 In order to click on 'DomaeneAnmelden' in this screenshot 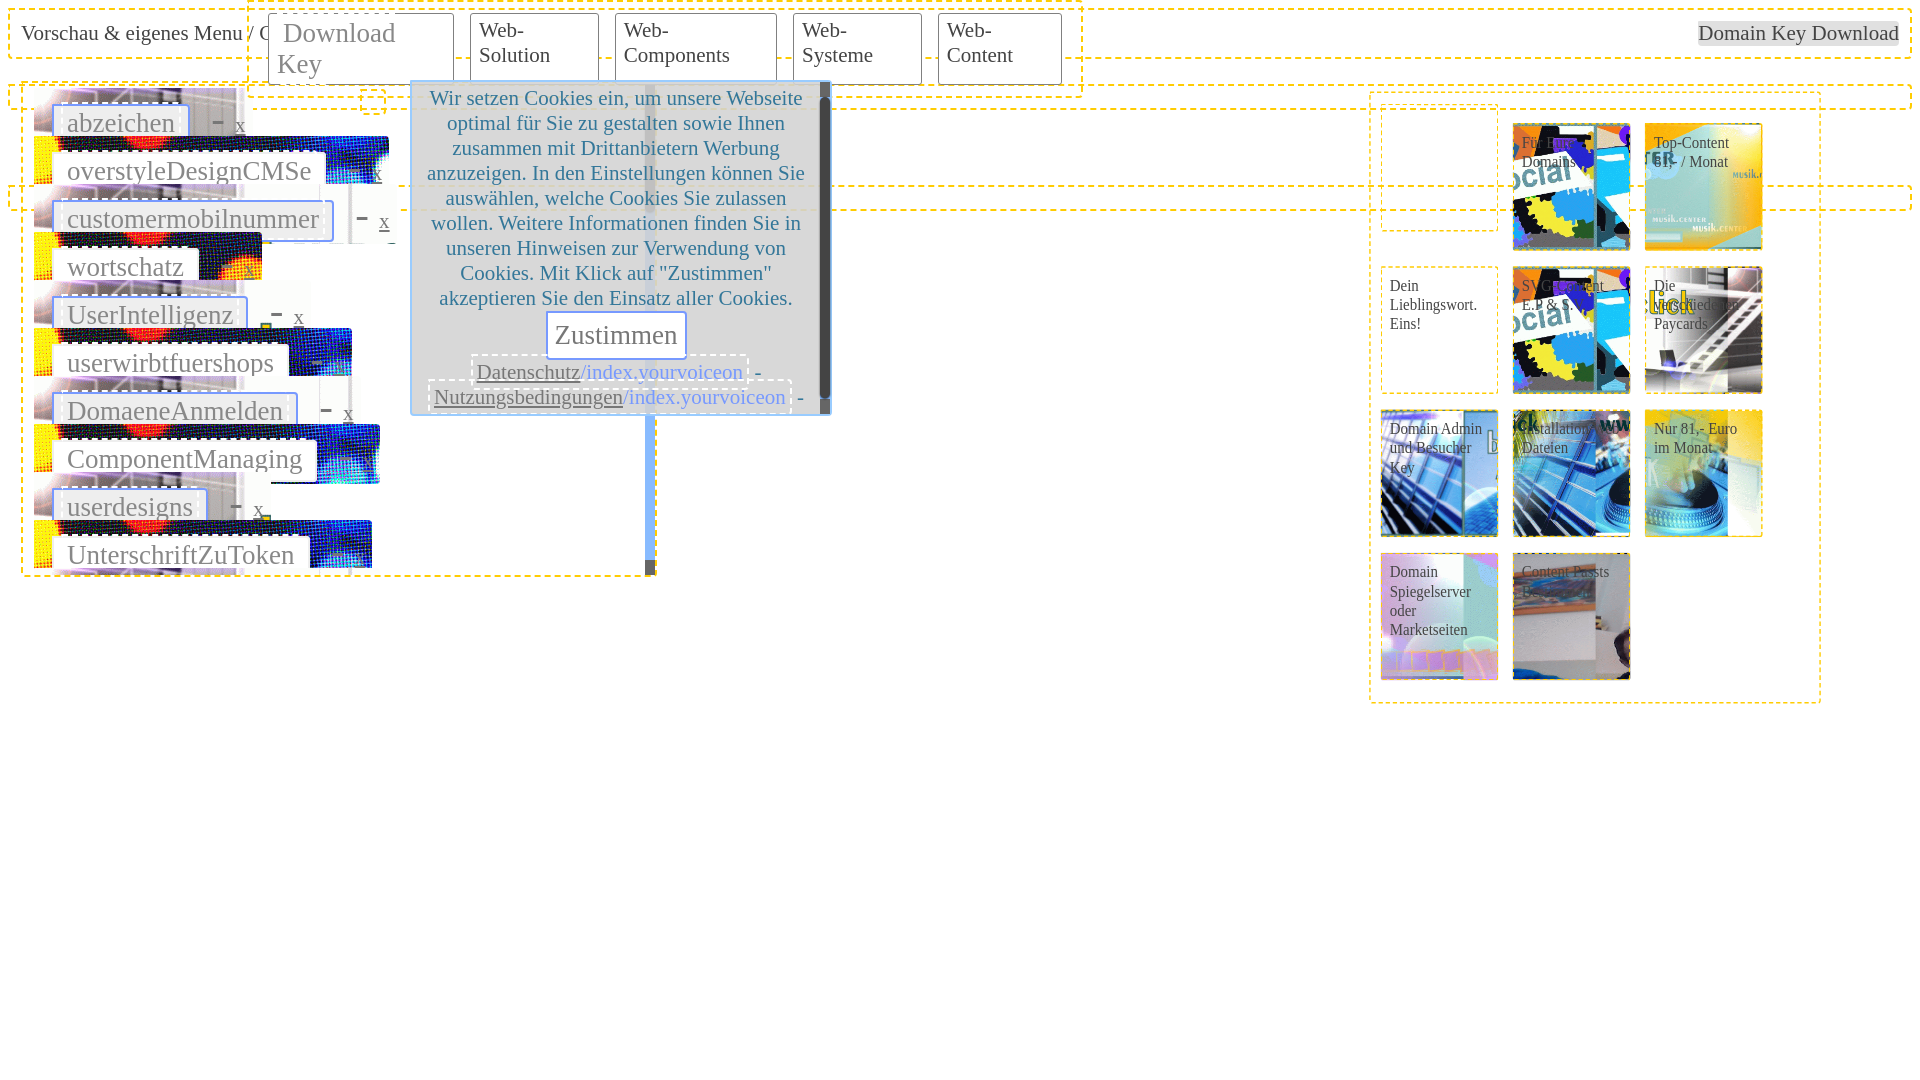, I will do `click(174, 410)`.